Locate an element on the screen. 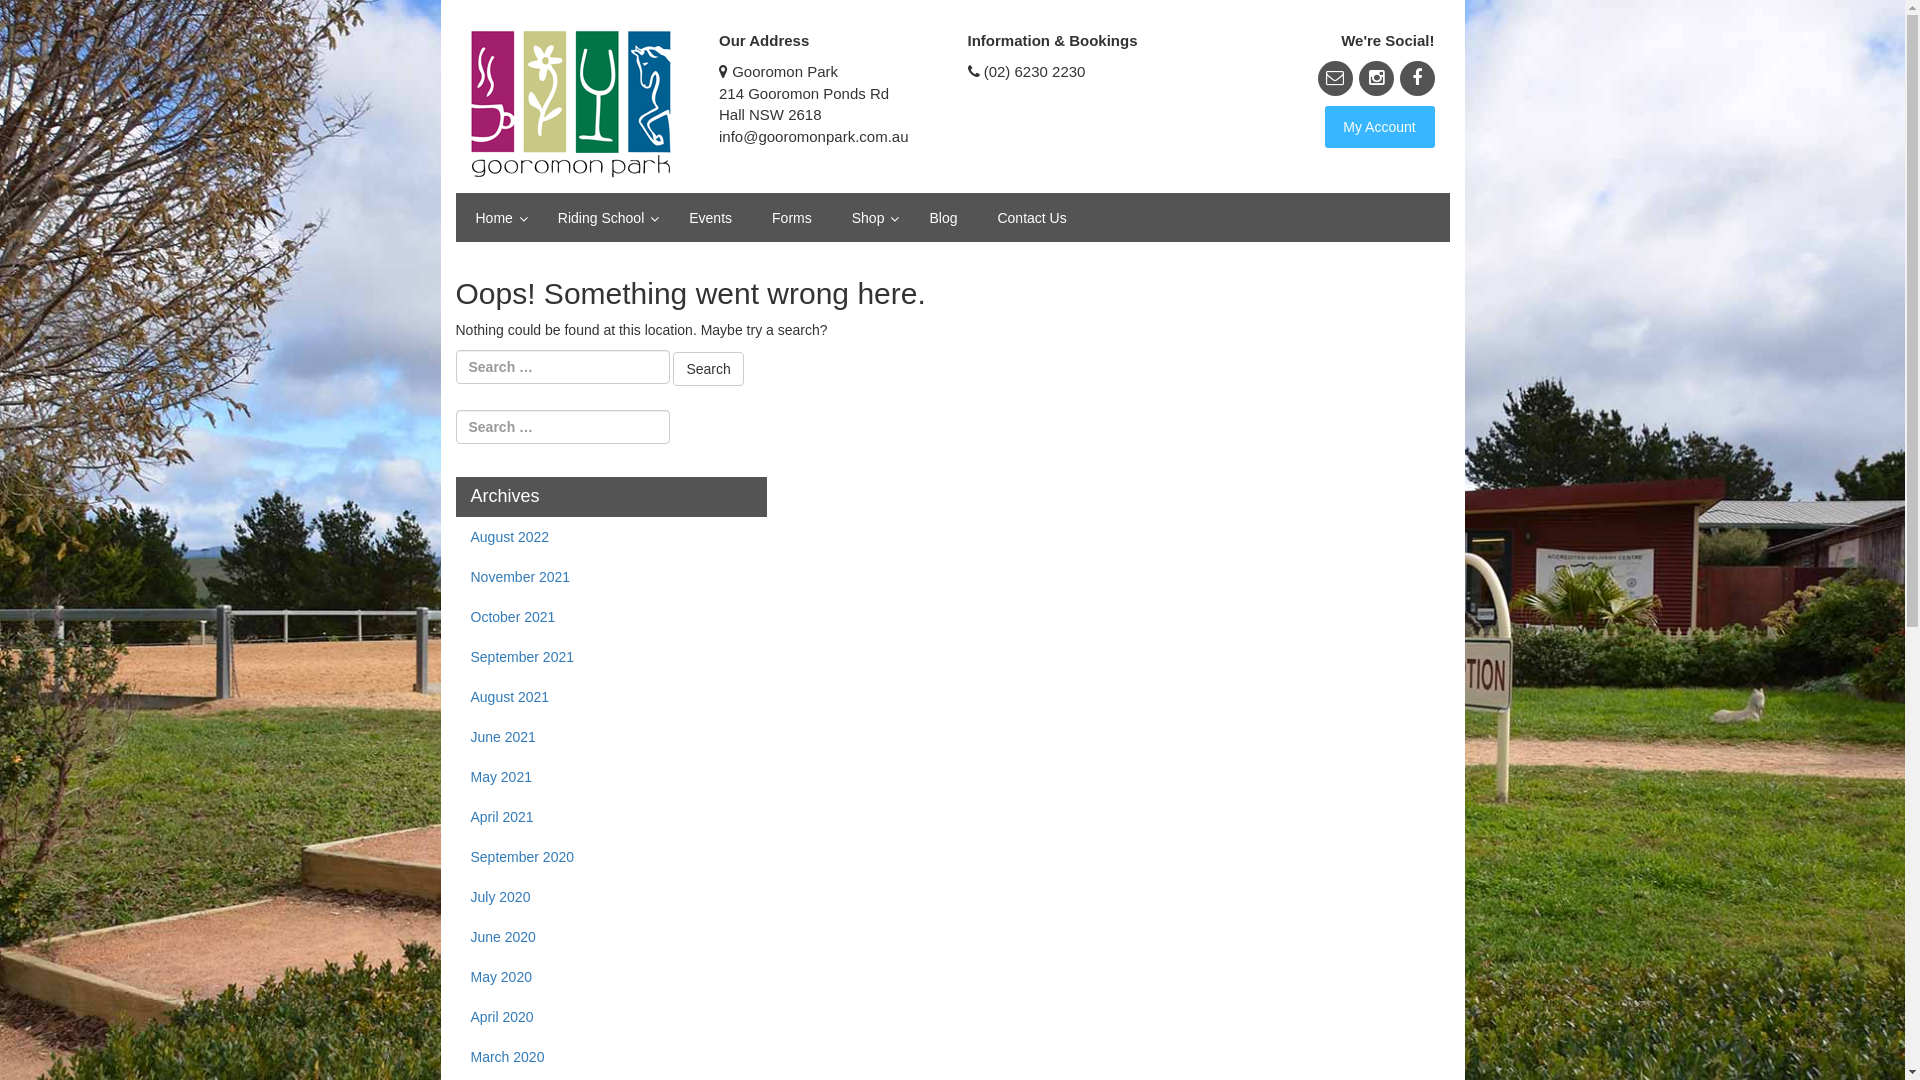 This screenshot has width=1920, height=1080. 'Contact Us' is located at coordinates (1031, 217).